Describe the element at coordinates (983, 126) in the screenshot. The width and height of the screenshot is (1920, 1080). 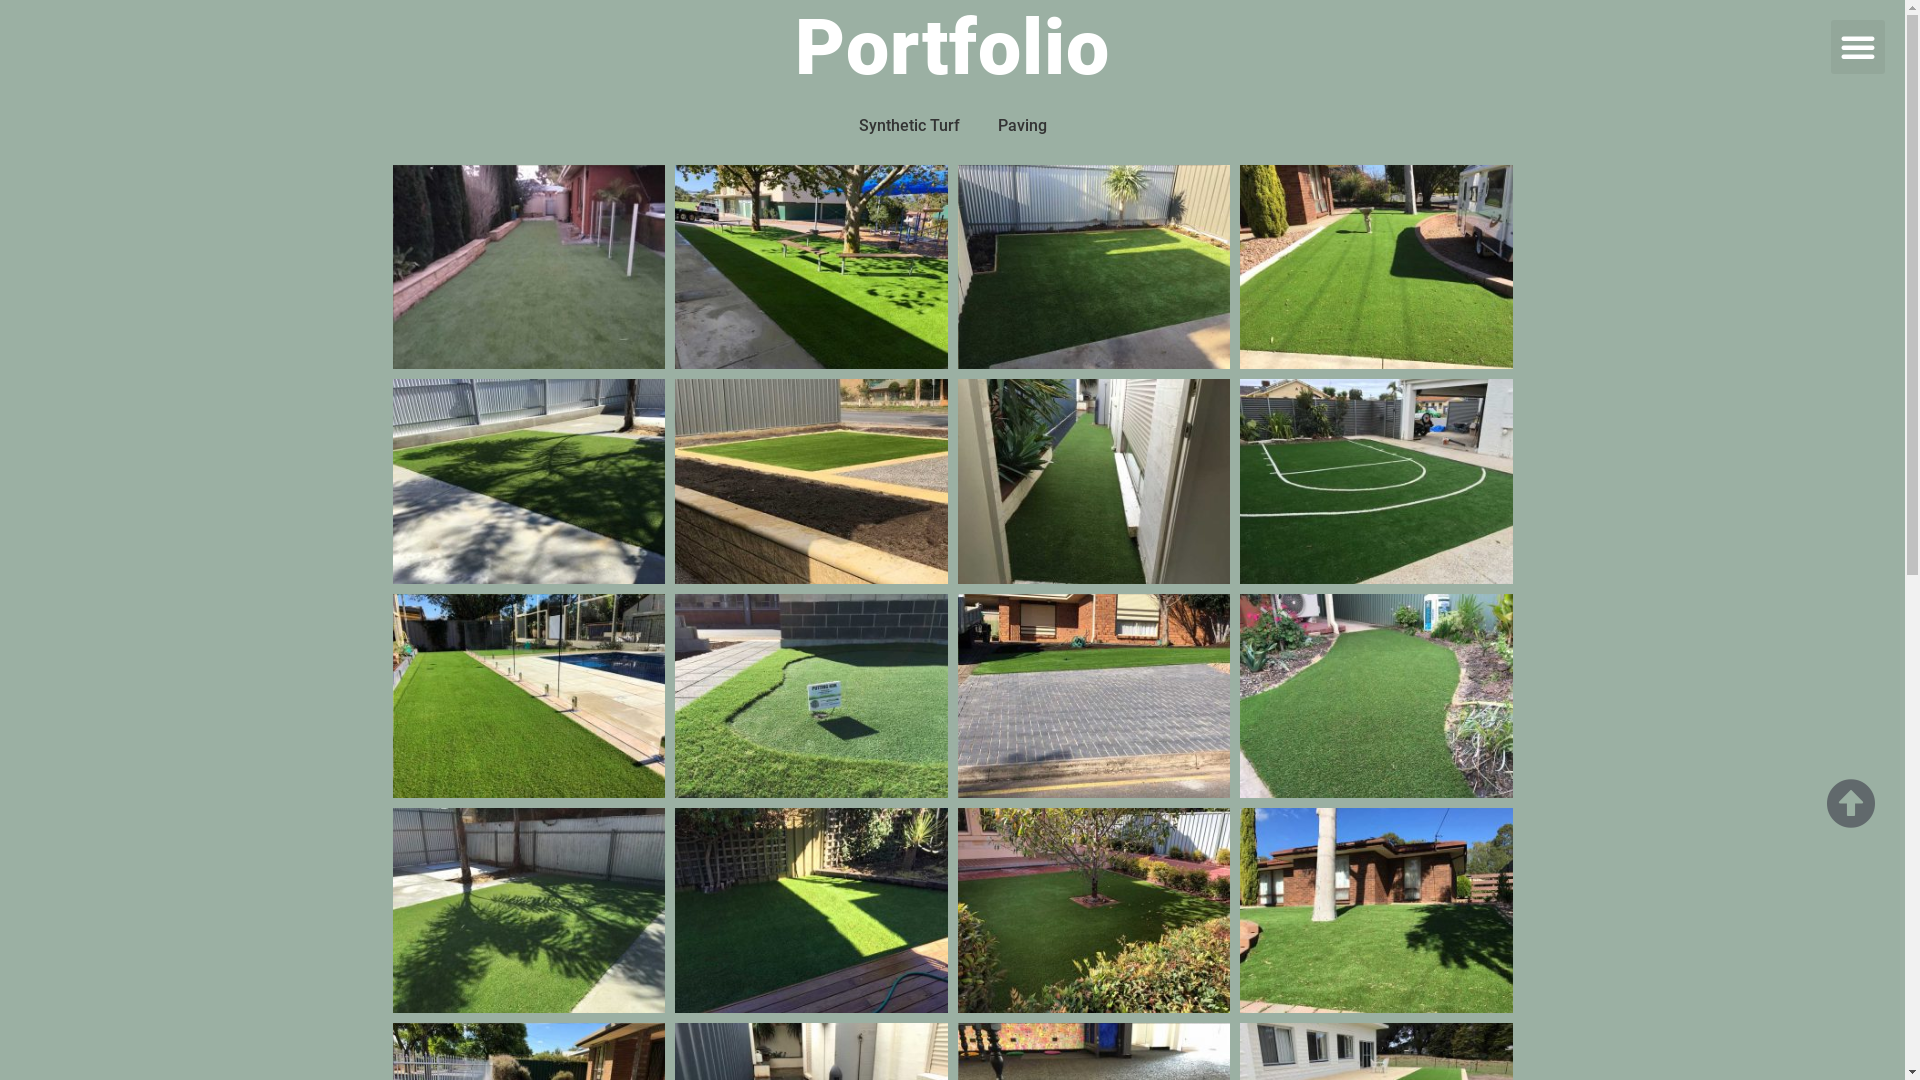
I see `'Paving'` at that location.